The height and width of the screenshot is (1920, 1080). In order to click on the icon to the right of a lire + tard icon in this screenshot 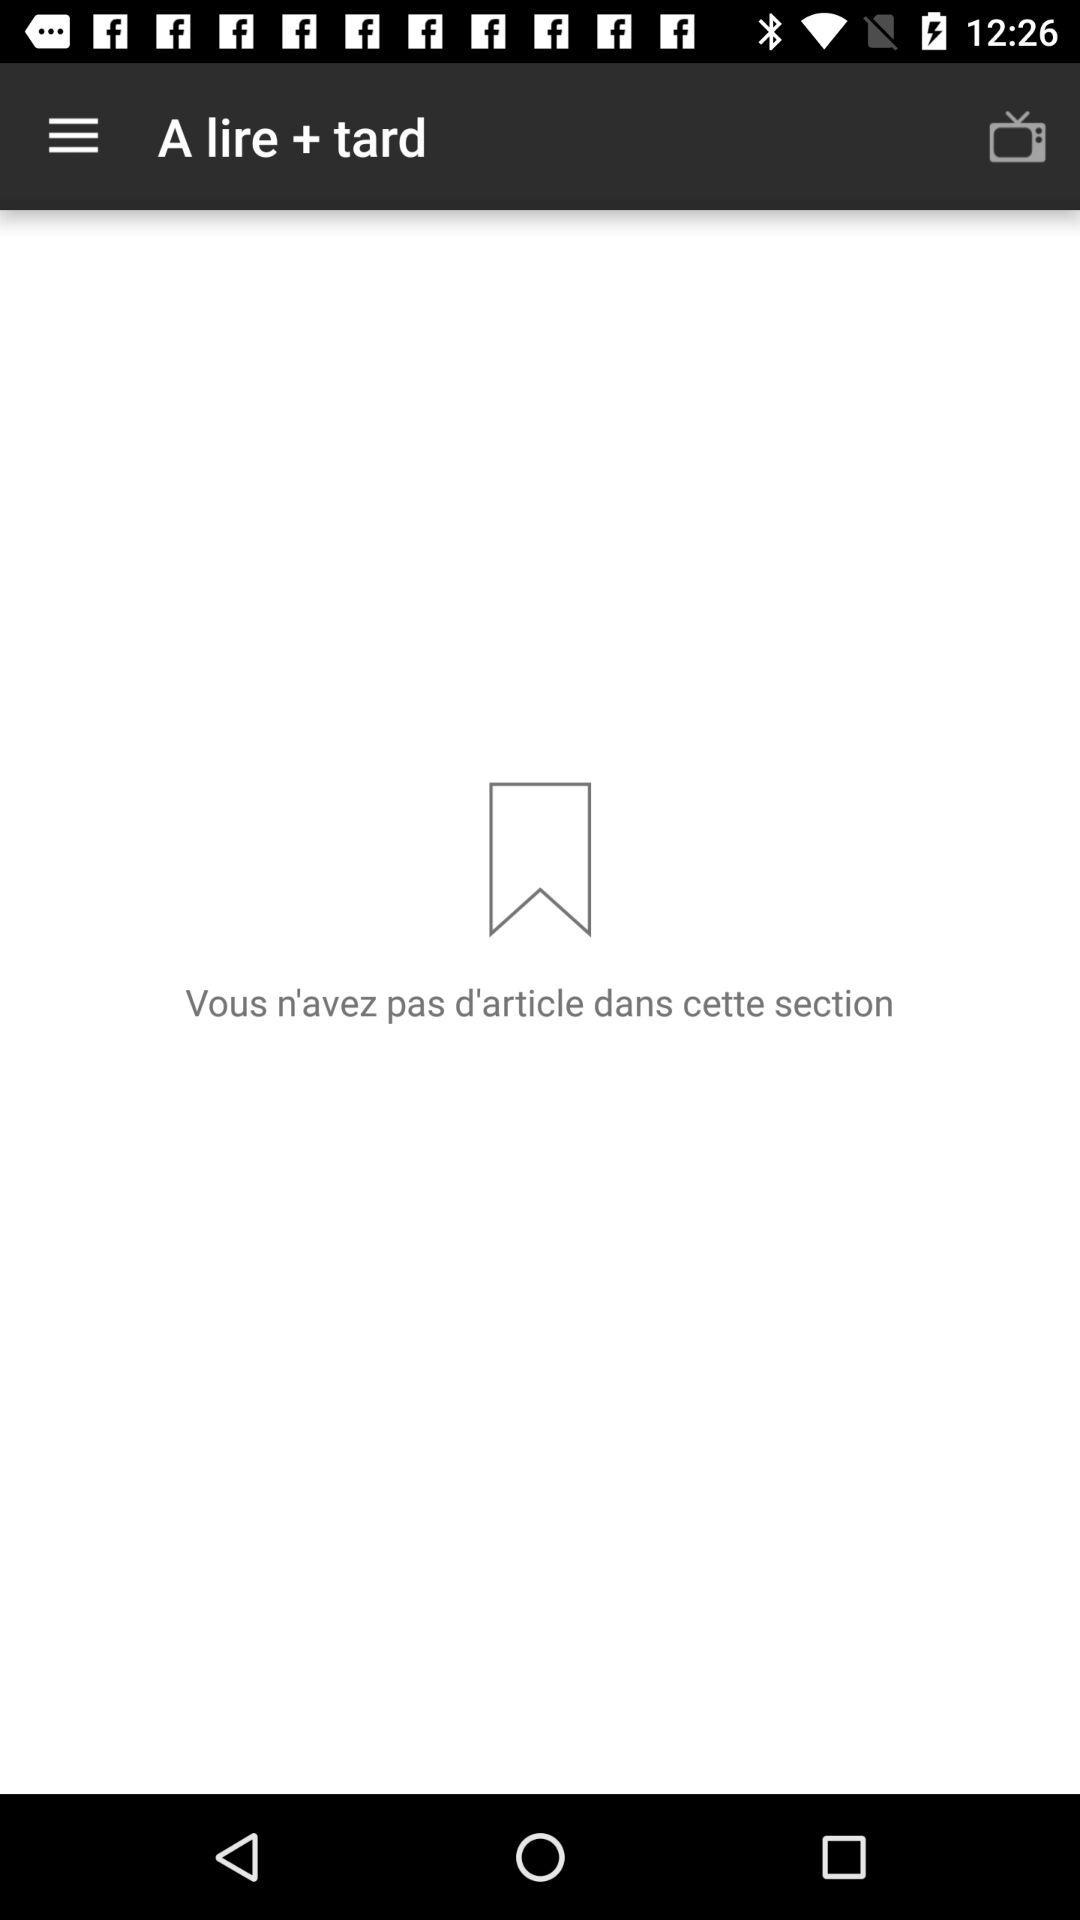, I will do `click(1017, 135)`.